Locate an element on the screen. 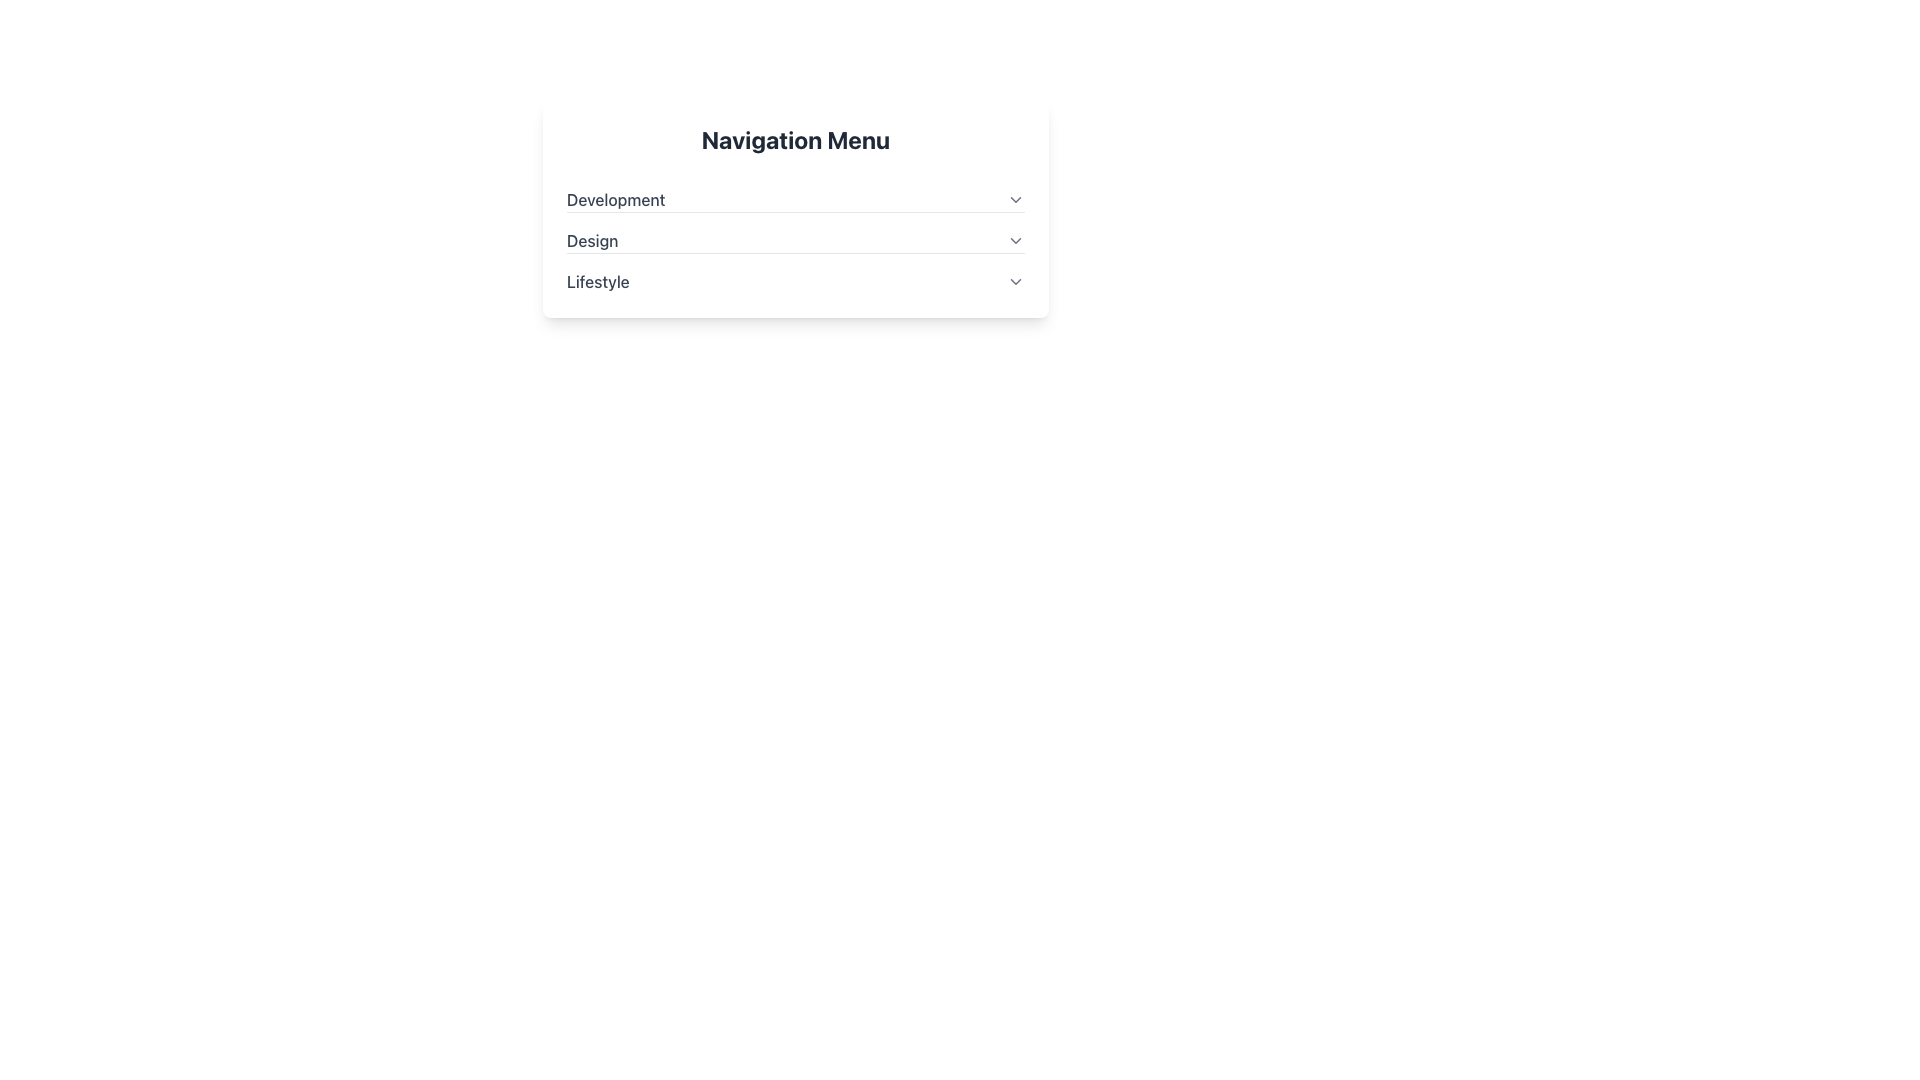 This screenshot has width=1920, height=1080. the 'Lifestyle' Dropdown Trigger element in the vertical navigation menu is located at coordinates (795, 281).